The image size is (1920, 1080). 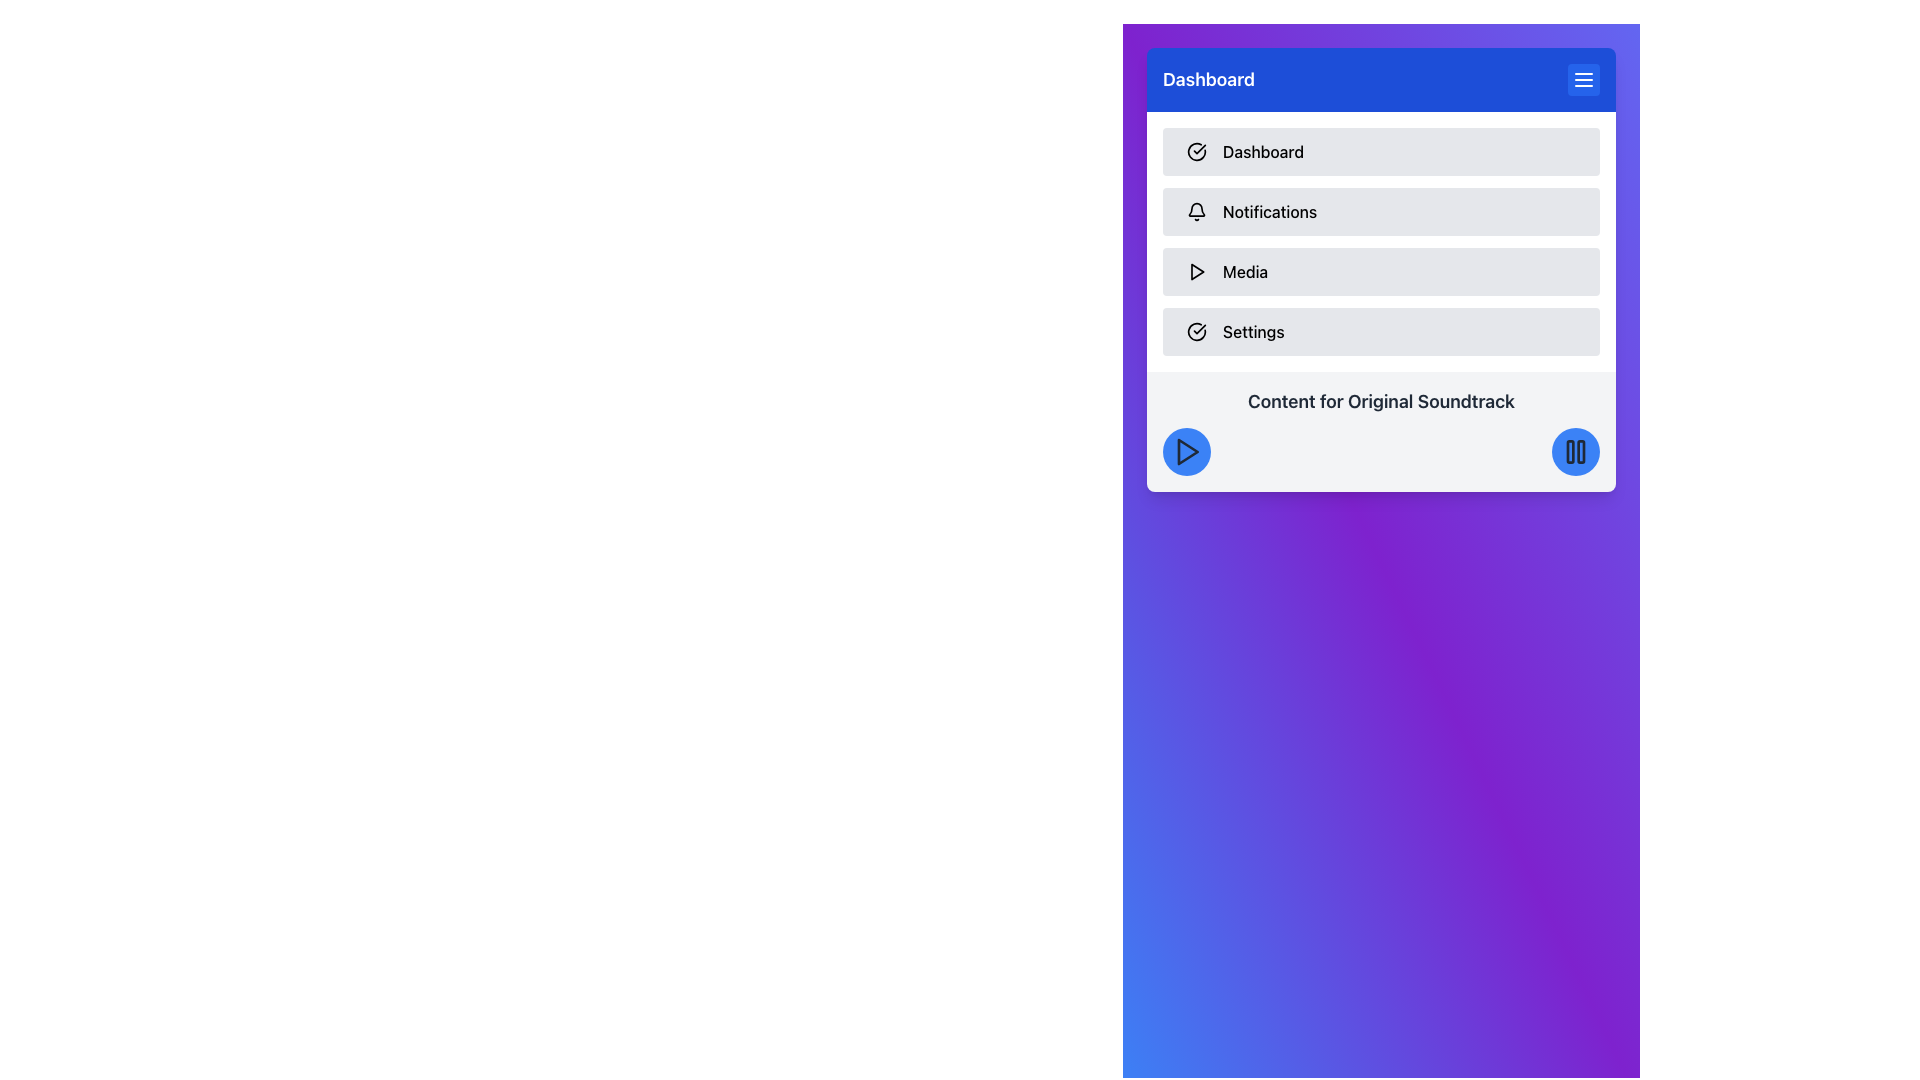 I want to click on the small, square blue button with rounded corners located in the top-right corner of the header bar adjacent to the 'Dashboard' label, which features a white hamburger icon to trigger hover effects, so click(x=1583, y=79).